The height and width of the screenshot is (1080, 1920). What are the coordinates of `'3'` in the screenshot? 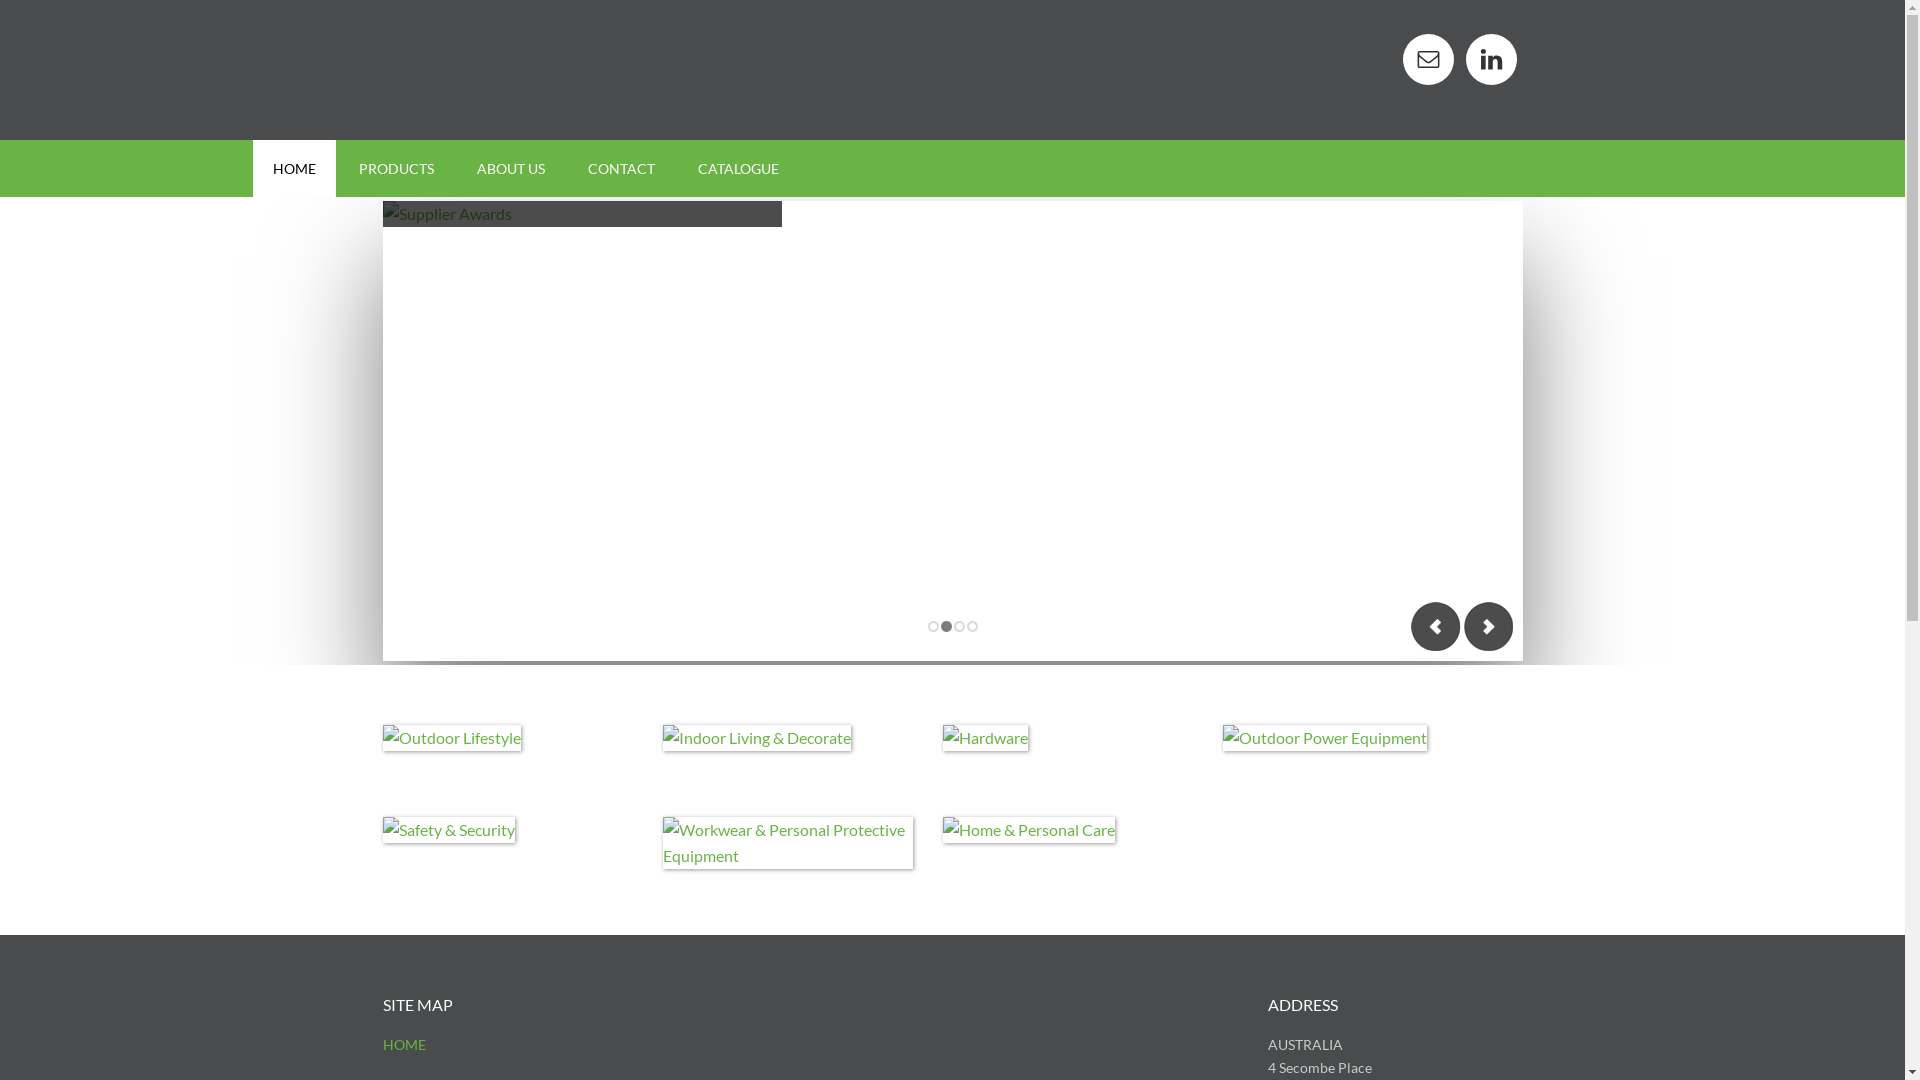 It's located at (957, 626).